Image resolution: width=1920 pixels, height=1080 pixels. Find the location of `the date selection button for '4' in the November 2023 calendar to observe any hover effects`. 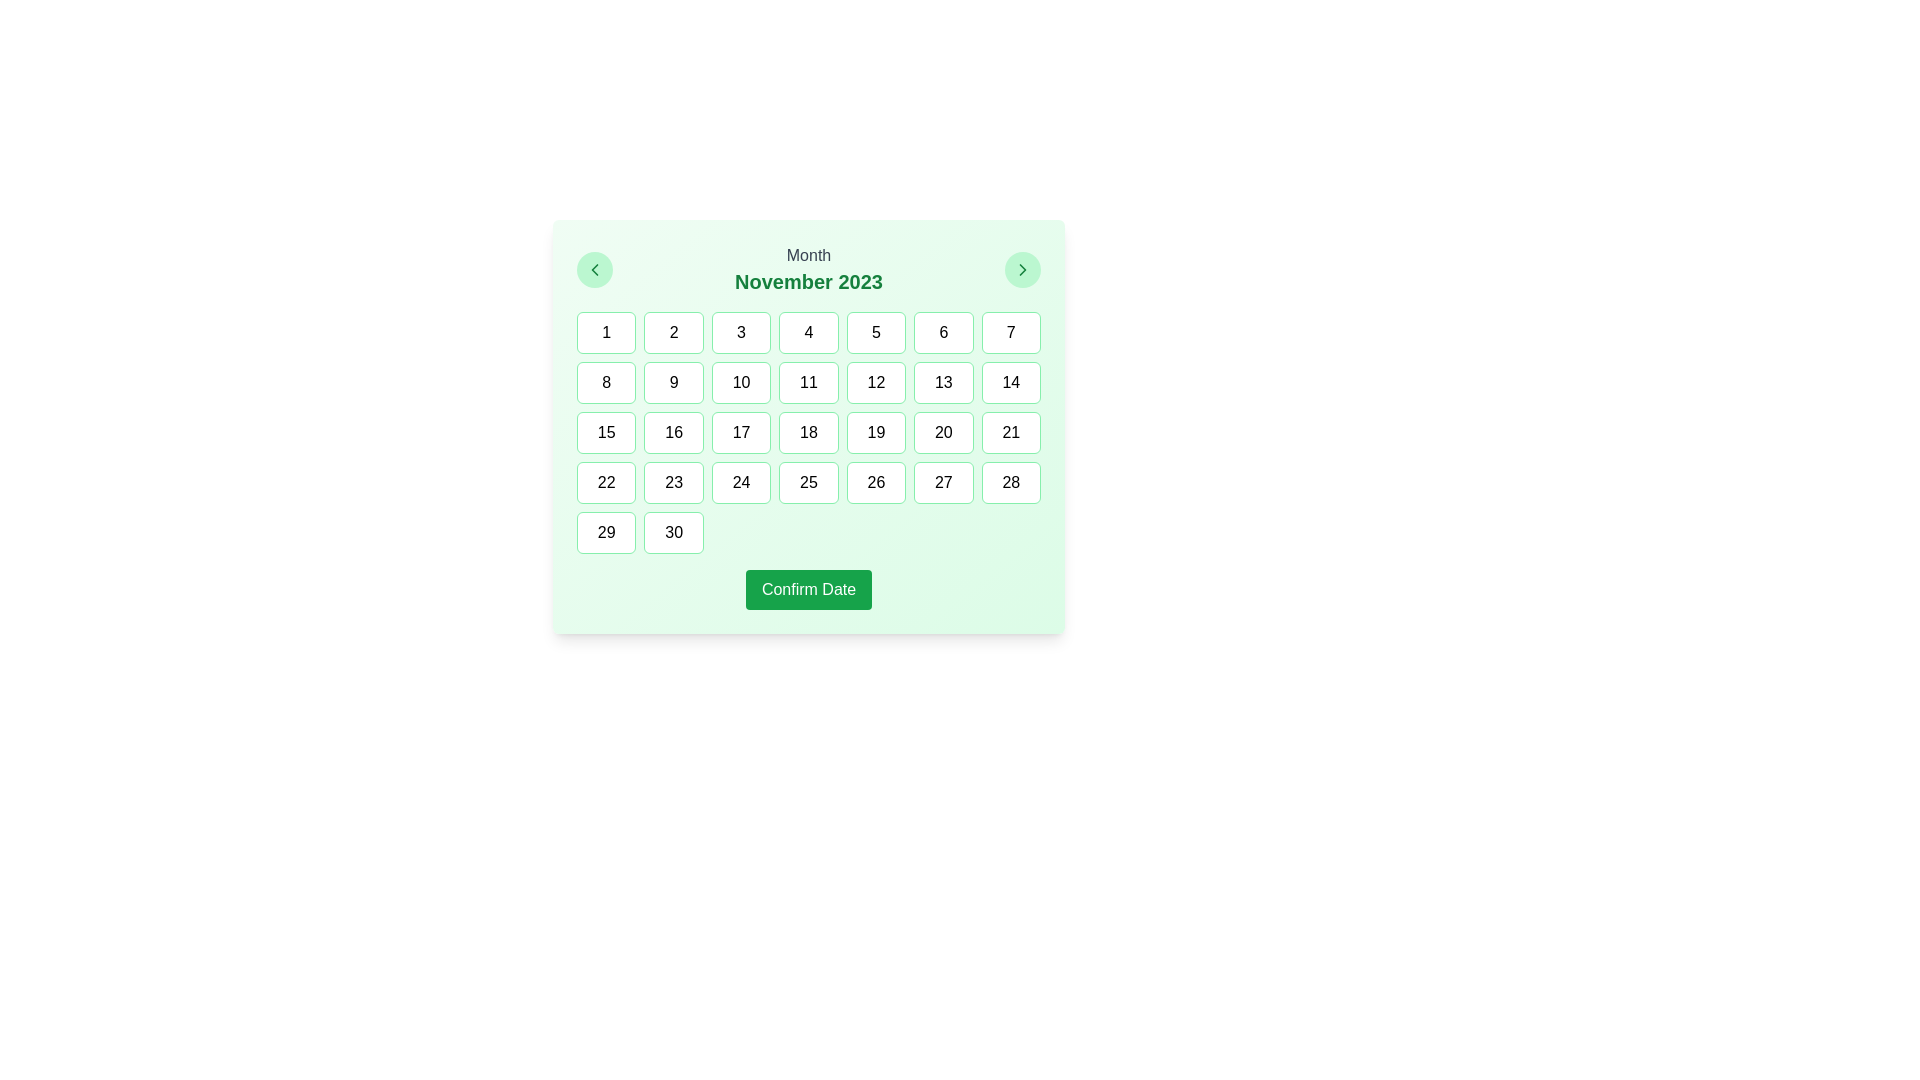

the date selection button for '4' in the November 2023 calendar to observe any hover effects is located at coordinates (808, 331).